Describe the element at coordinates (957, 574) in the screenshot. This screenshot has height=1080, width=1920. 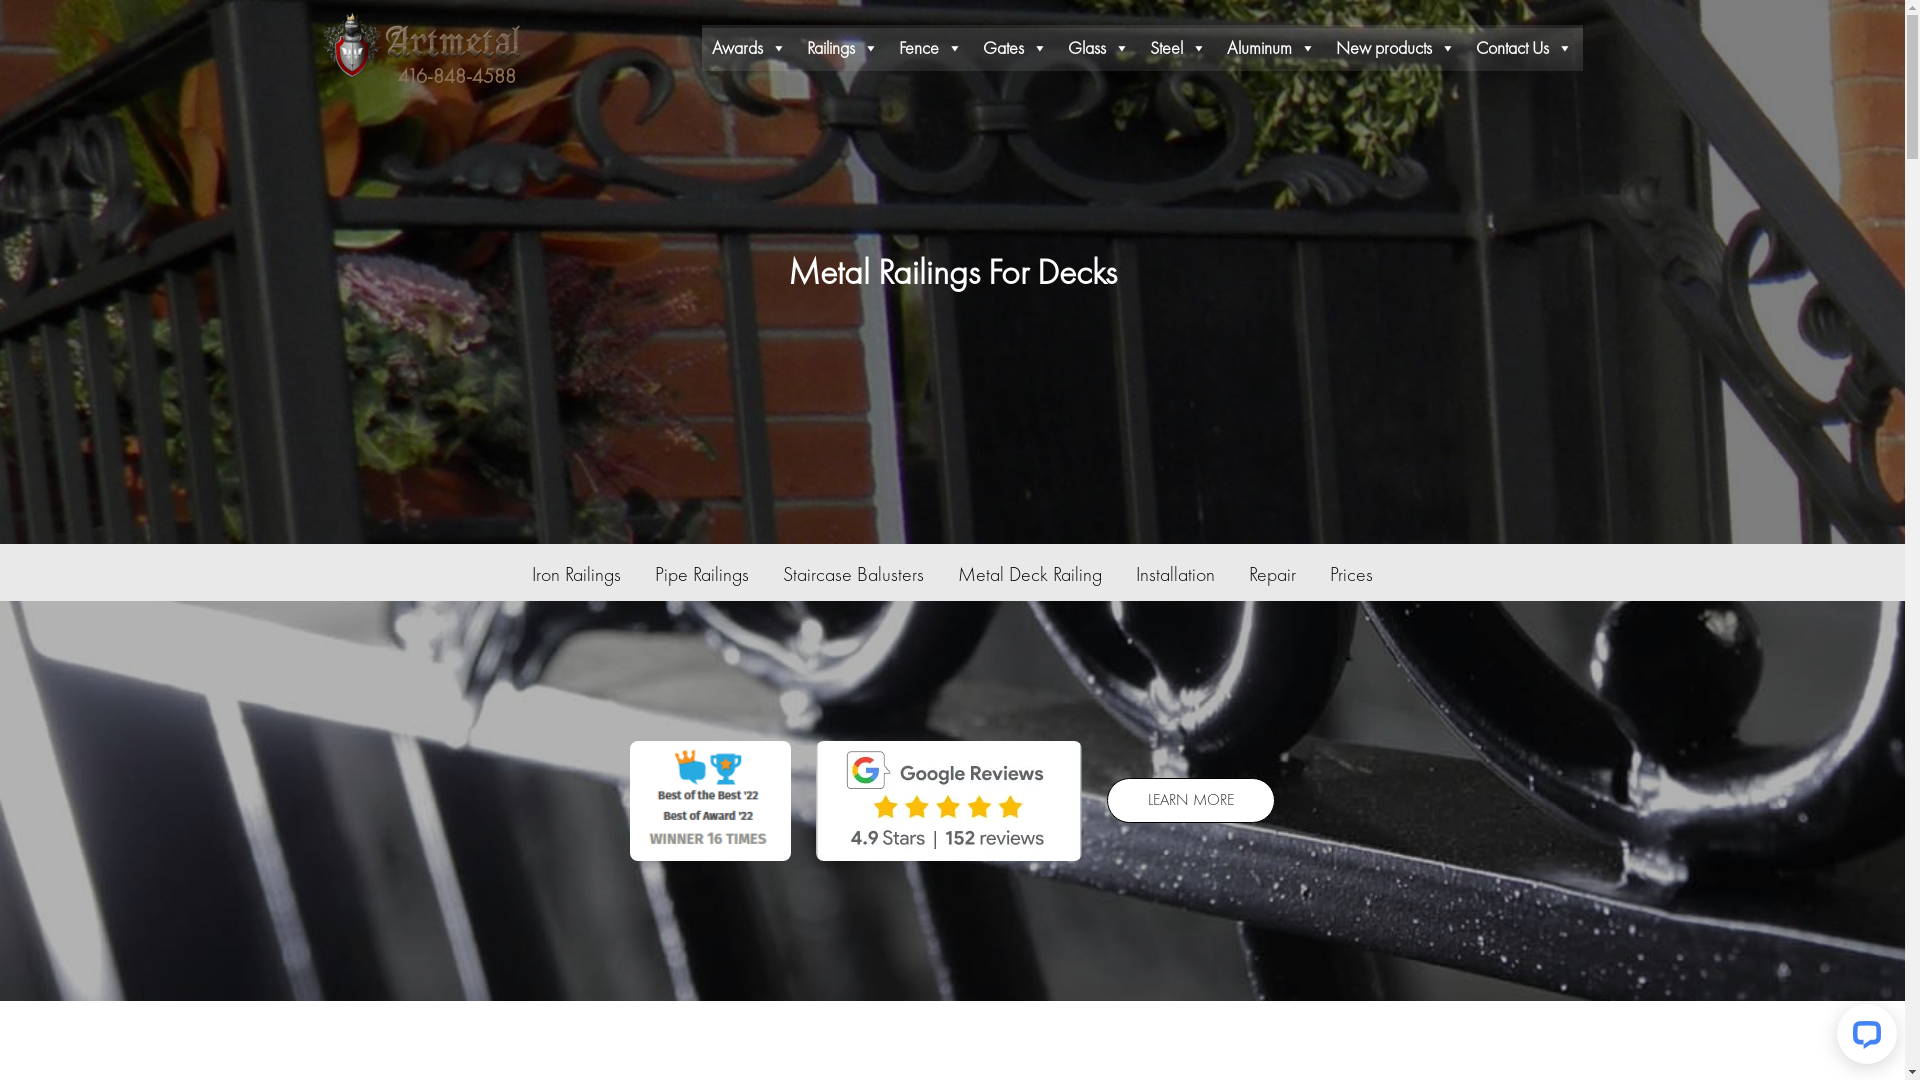
I see `'Metal Deck Railing'` at that location.